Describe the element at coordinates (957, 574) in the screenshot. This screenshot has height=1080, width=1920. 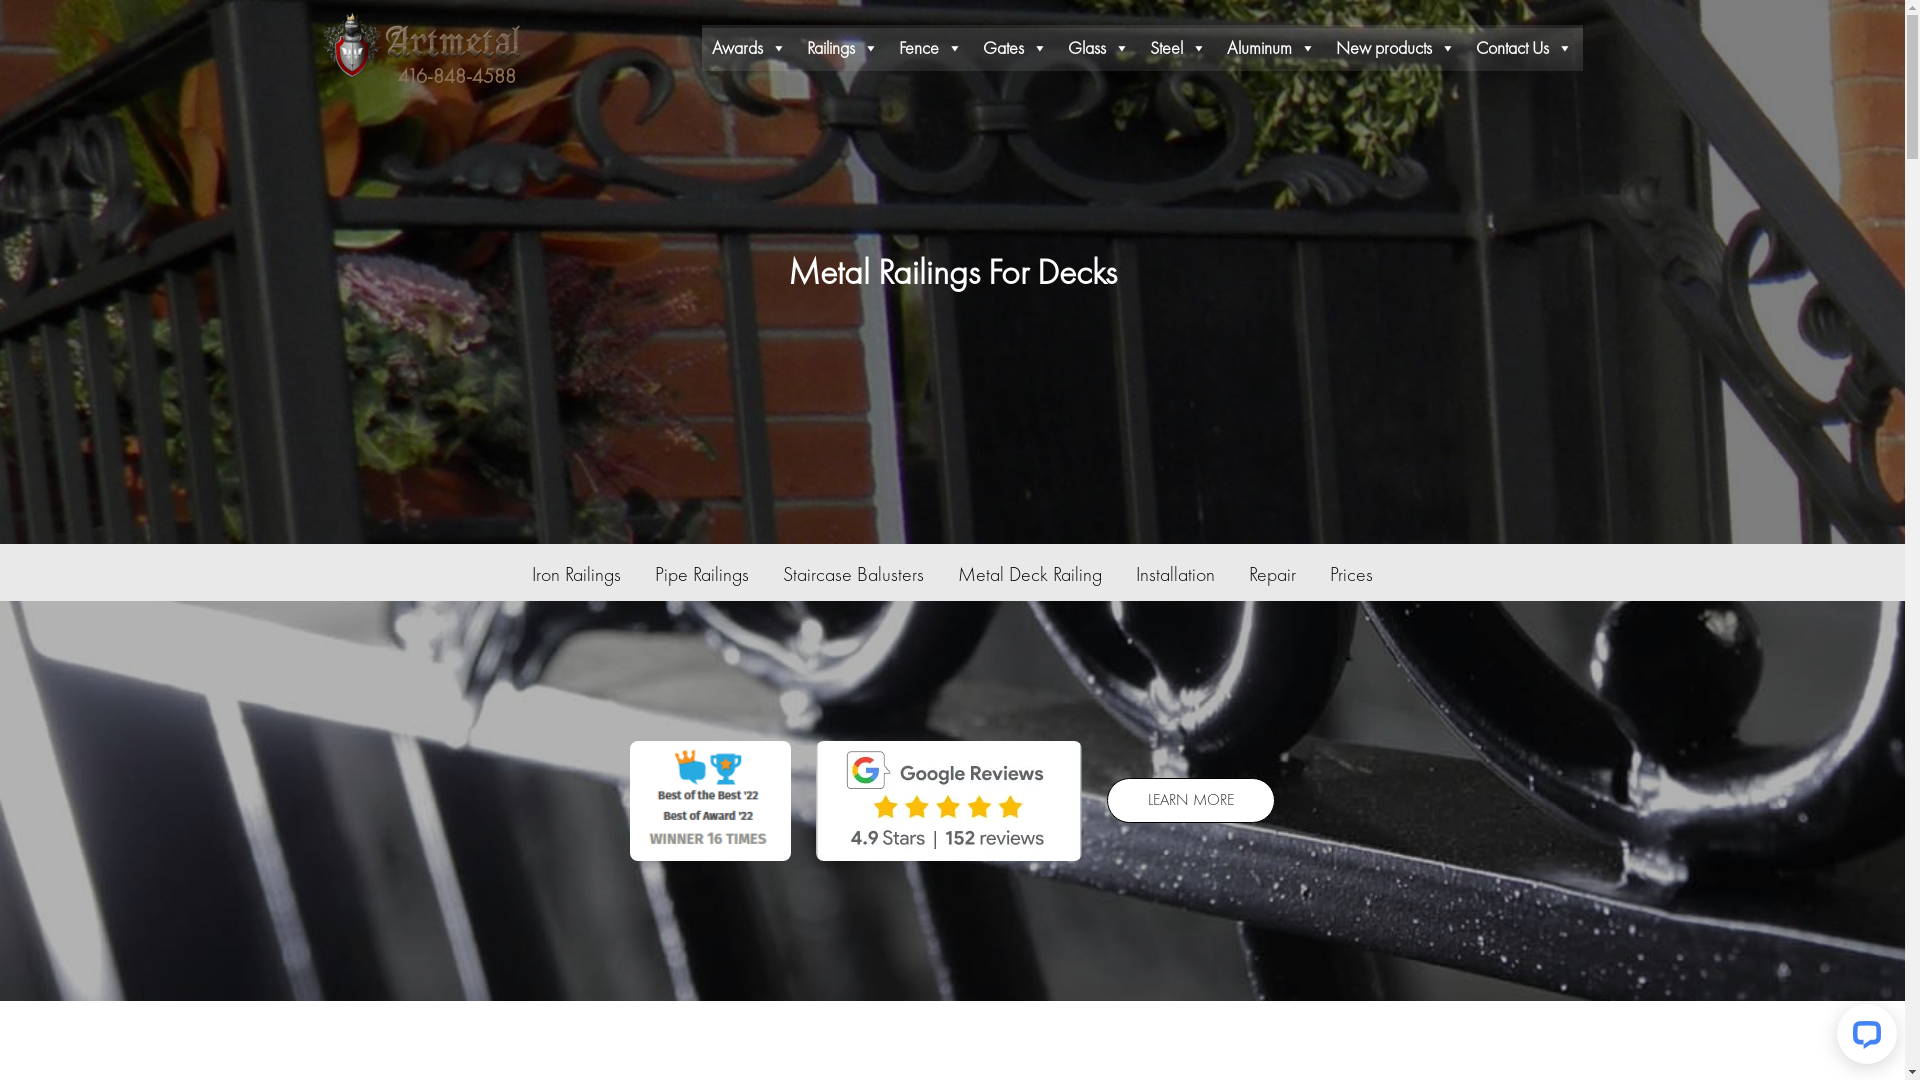
I see `'Metal Deck Railing'` at that location.